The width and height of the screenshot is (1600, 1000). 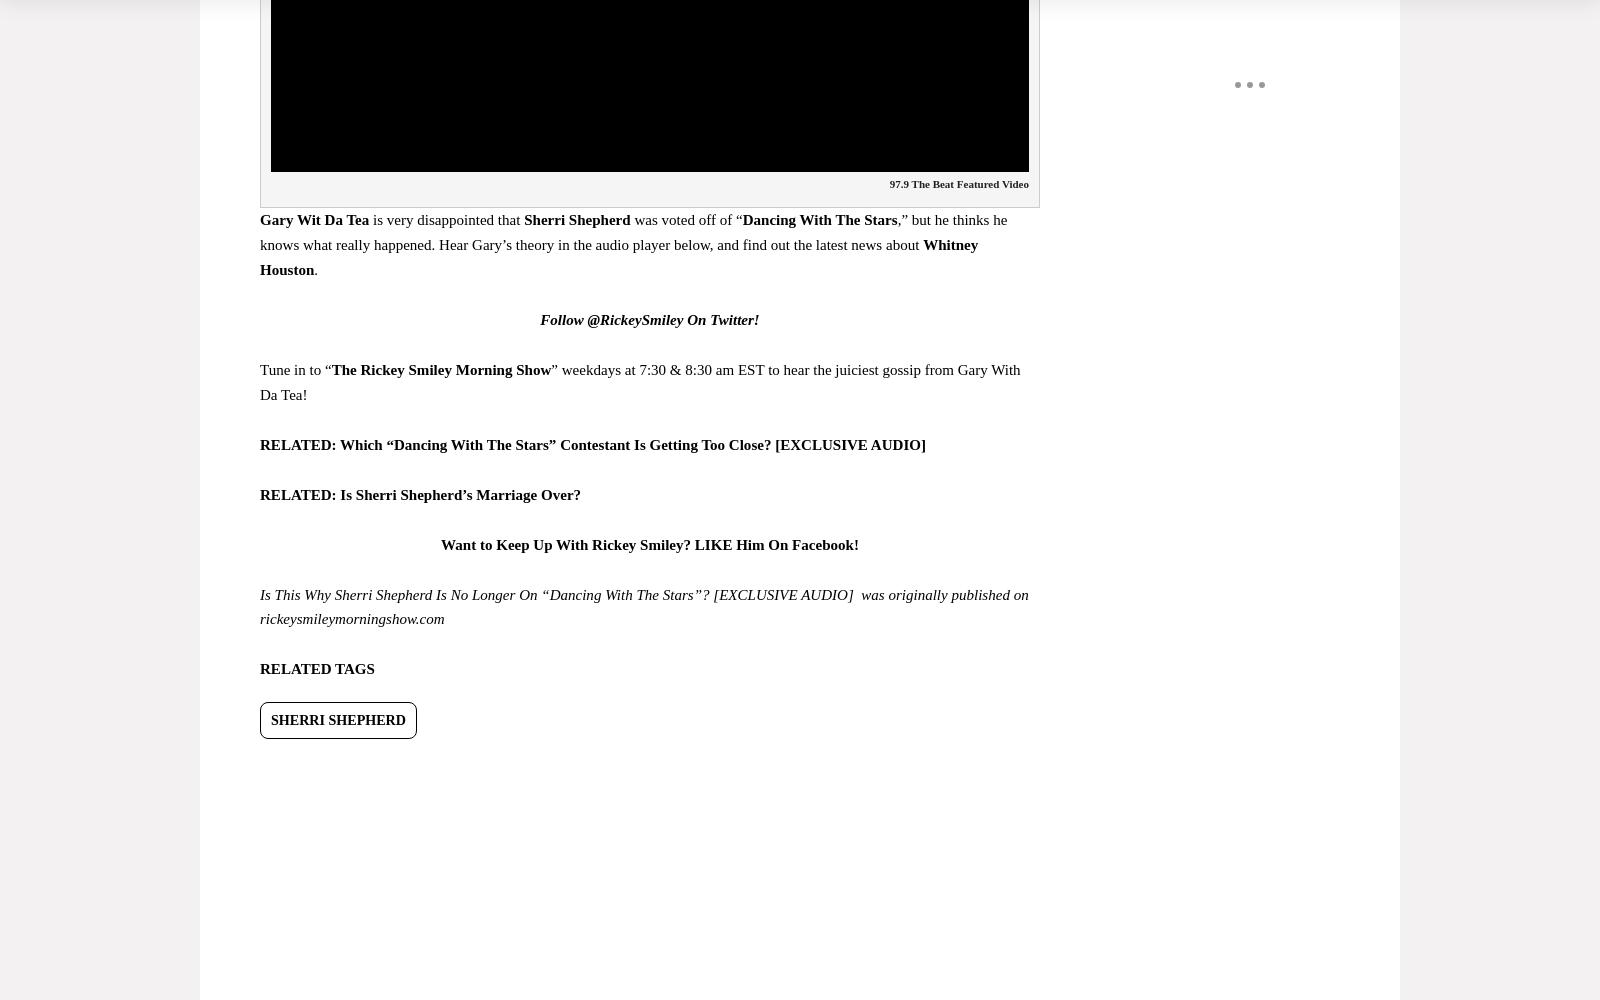 I want to click on 'Sherri Shepherd', so click(x=575, y=219).